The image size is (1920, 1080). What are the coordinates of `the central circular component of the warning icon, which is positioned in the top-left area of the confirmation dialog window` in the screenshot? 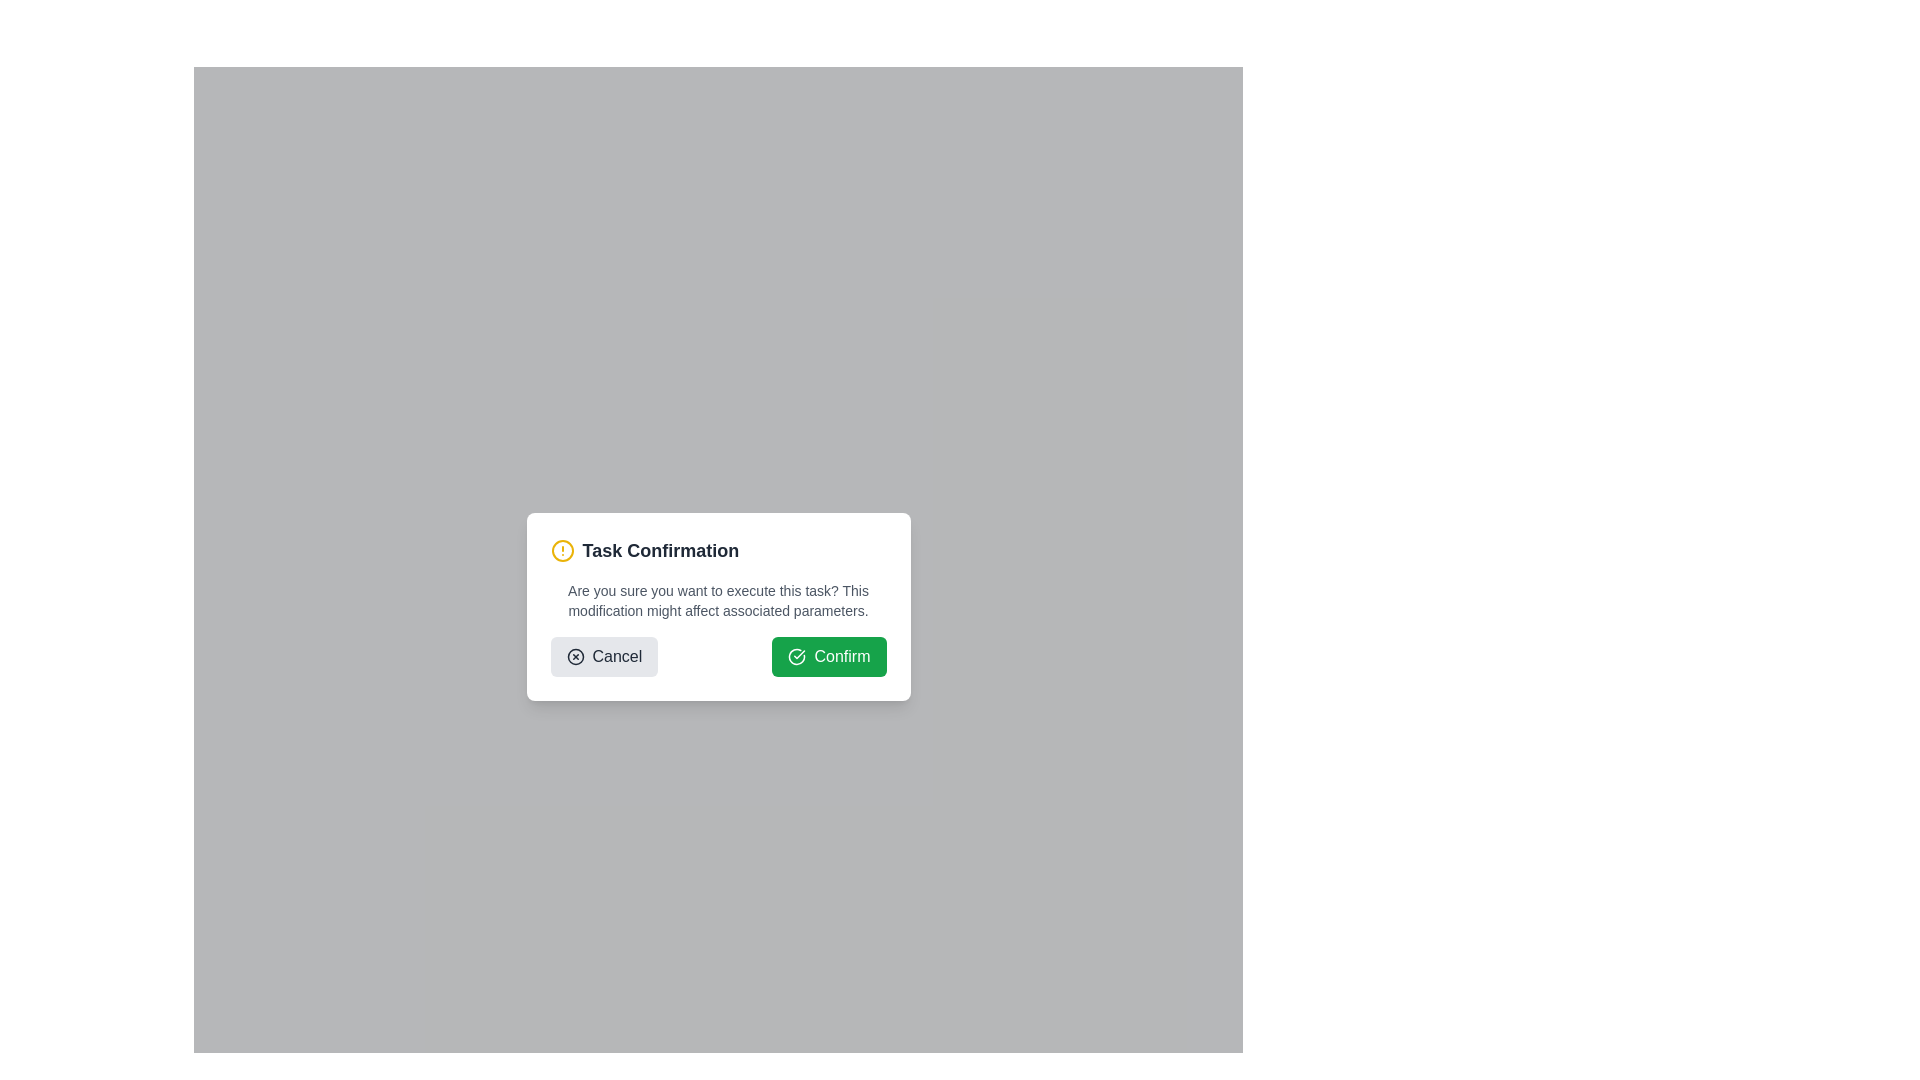 It's located at (561, 551).